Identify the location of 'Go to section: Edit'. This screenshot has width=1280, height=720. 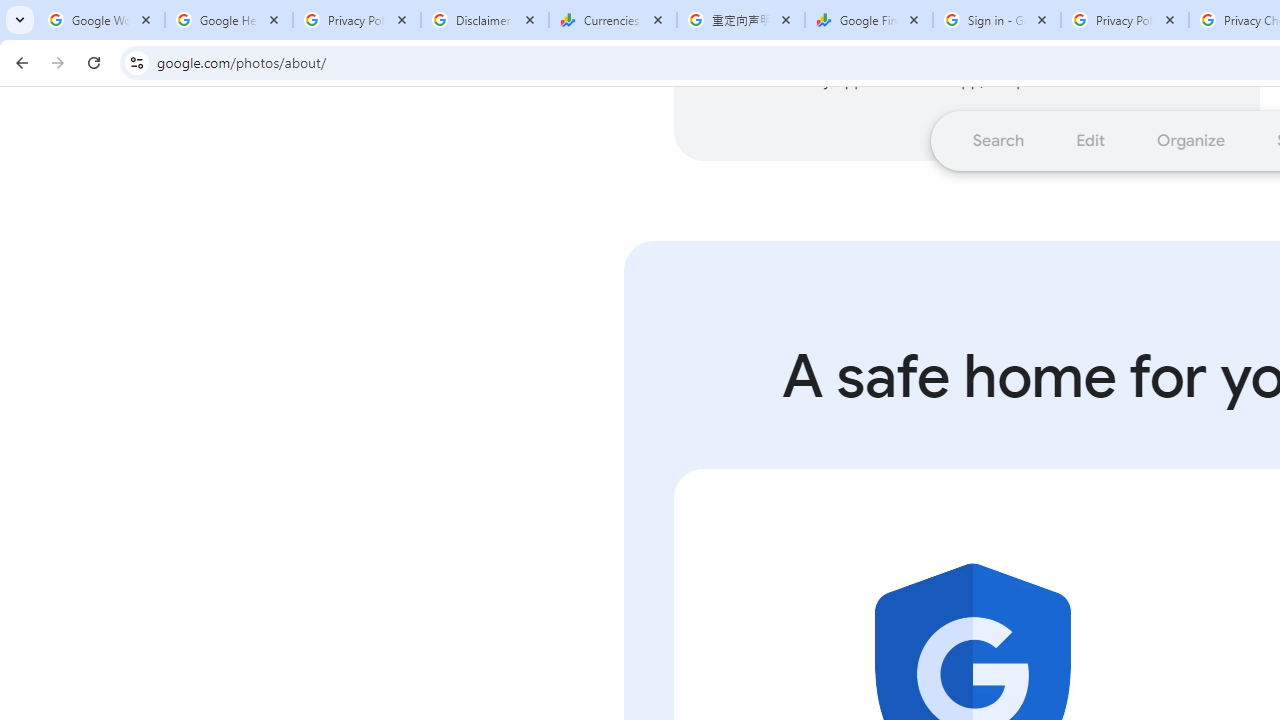
(1089, 139).